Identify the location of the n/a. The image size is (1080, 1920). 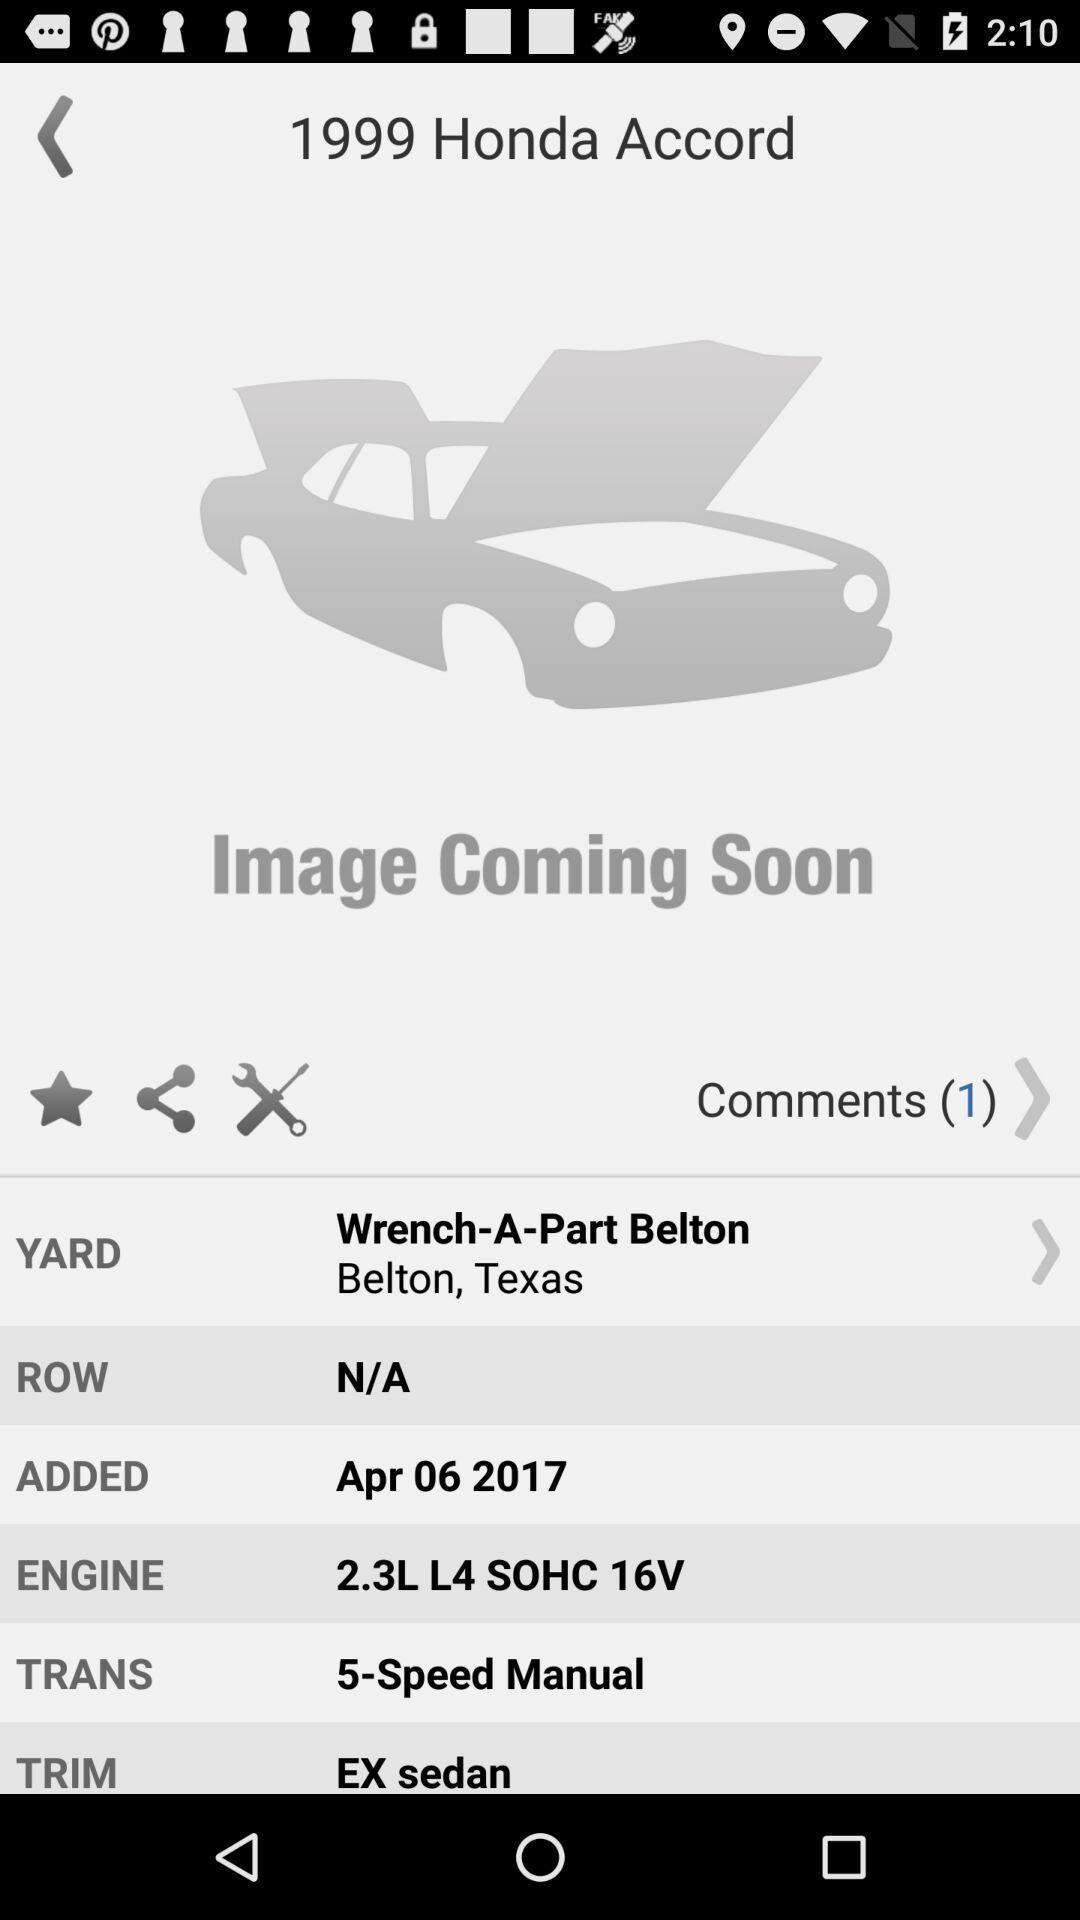
(688, 1374).